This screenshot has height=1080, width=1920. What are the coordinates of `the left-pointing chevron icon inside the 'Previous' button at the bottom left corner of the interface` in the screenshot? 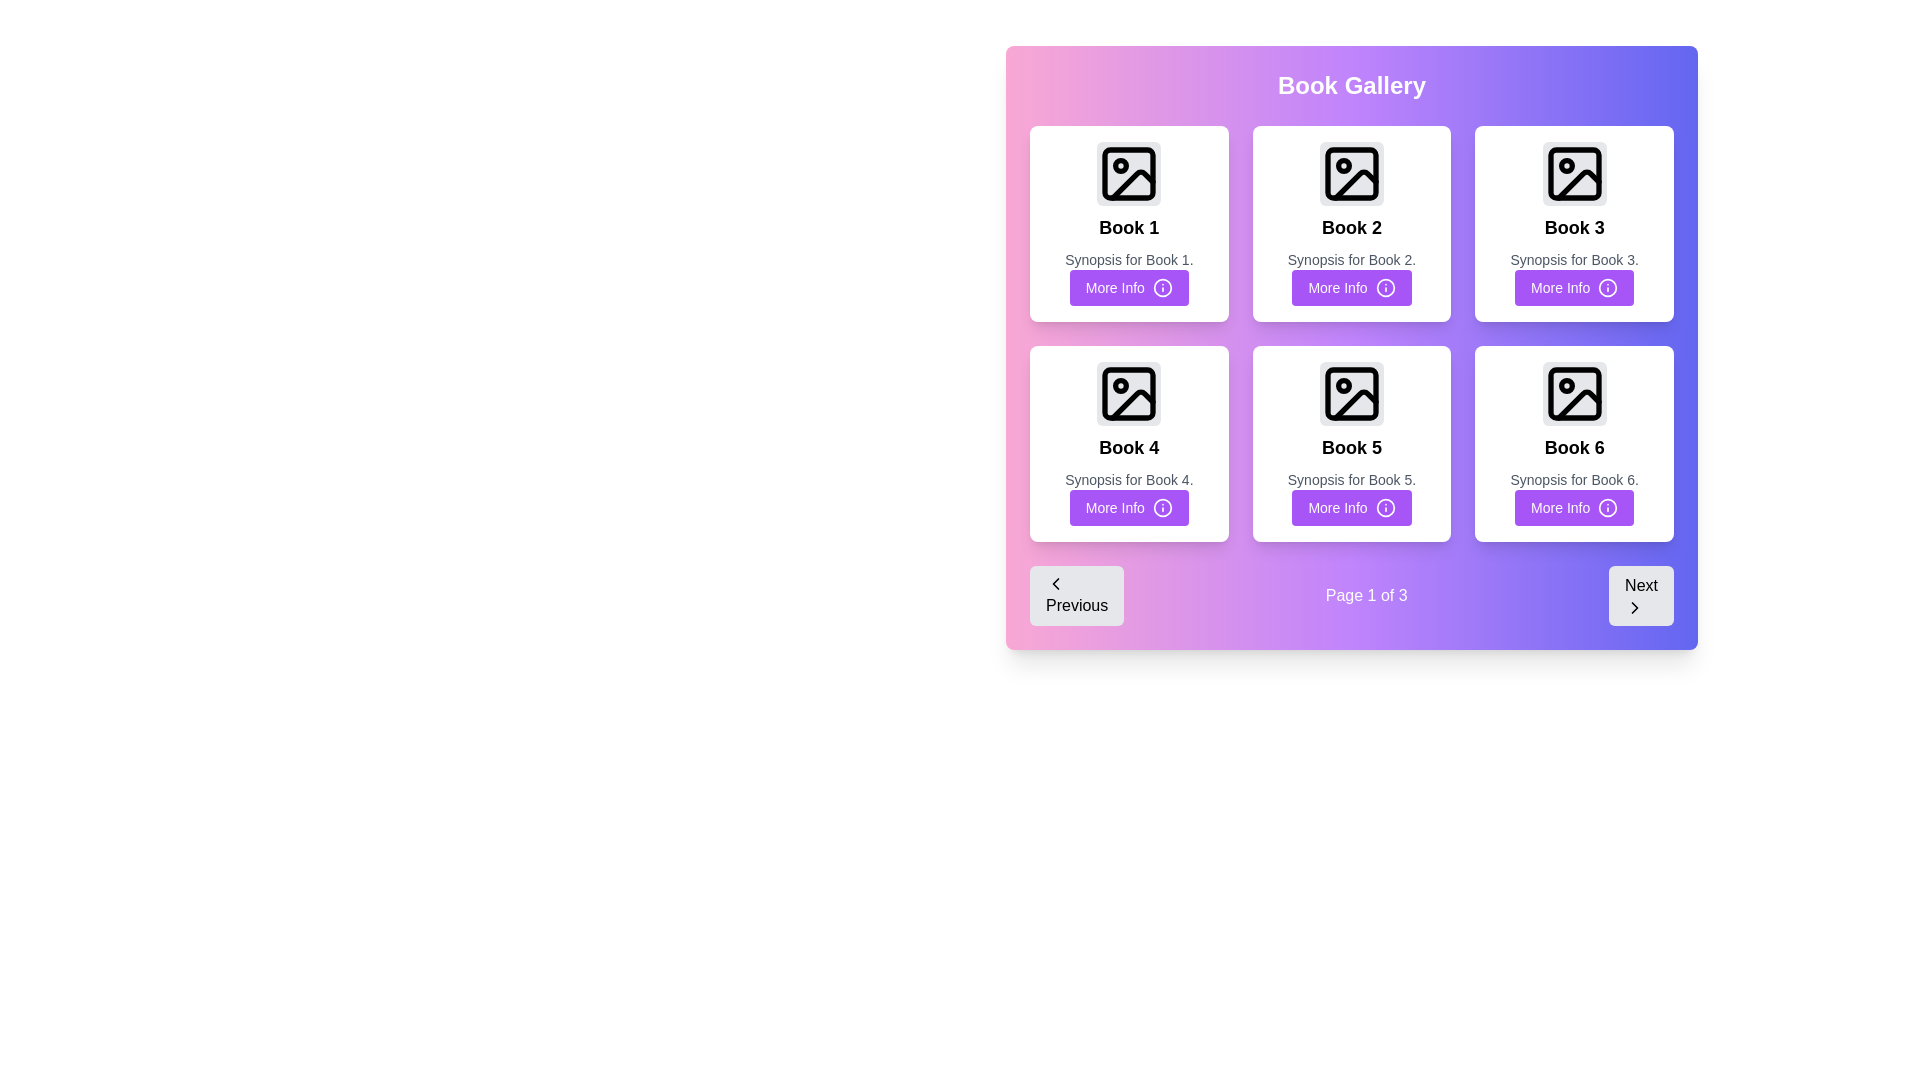 It's located at (1055, 583).